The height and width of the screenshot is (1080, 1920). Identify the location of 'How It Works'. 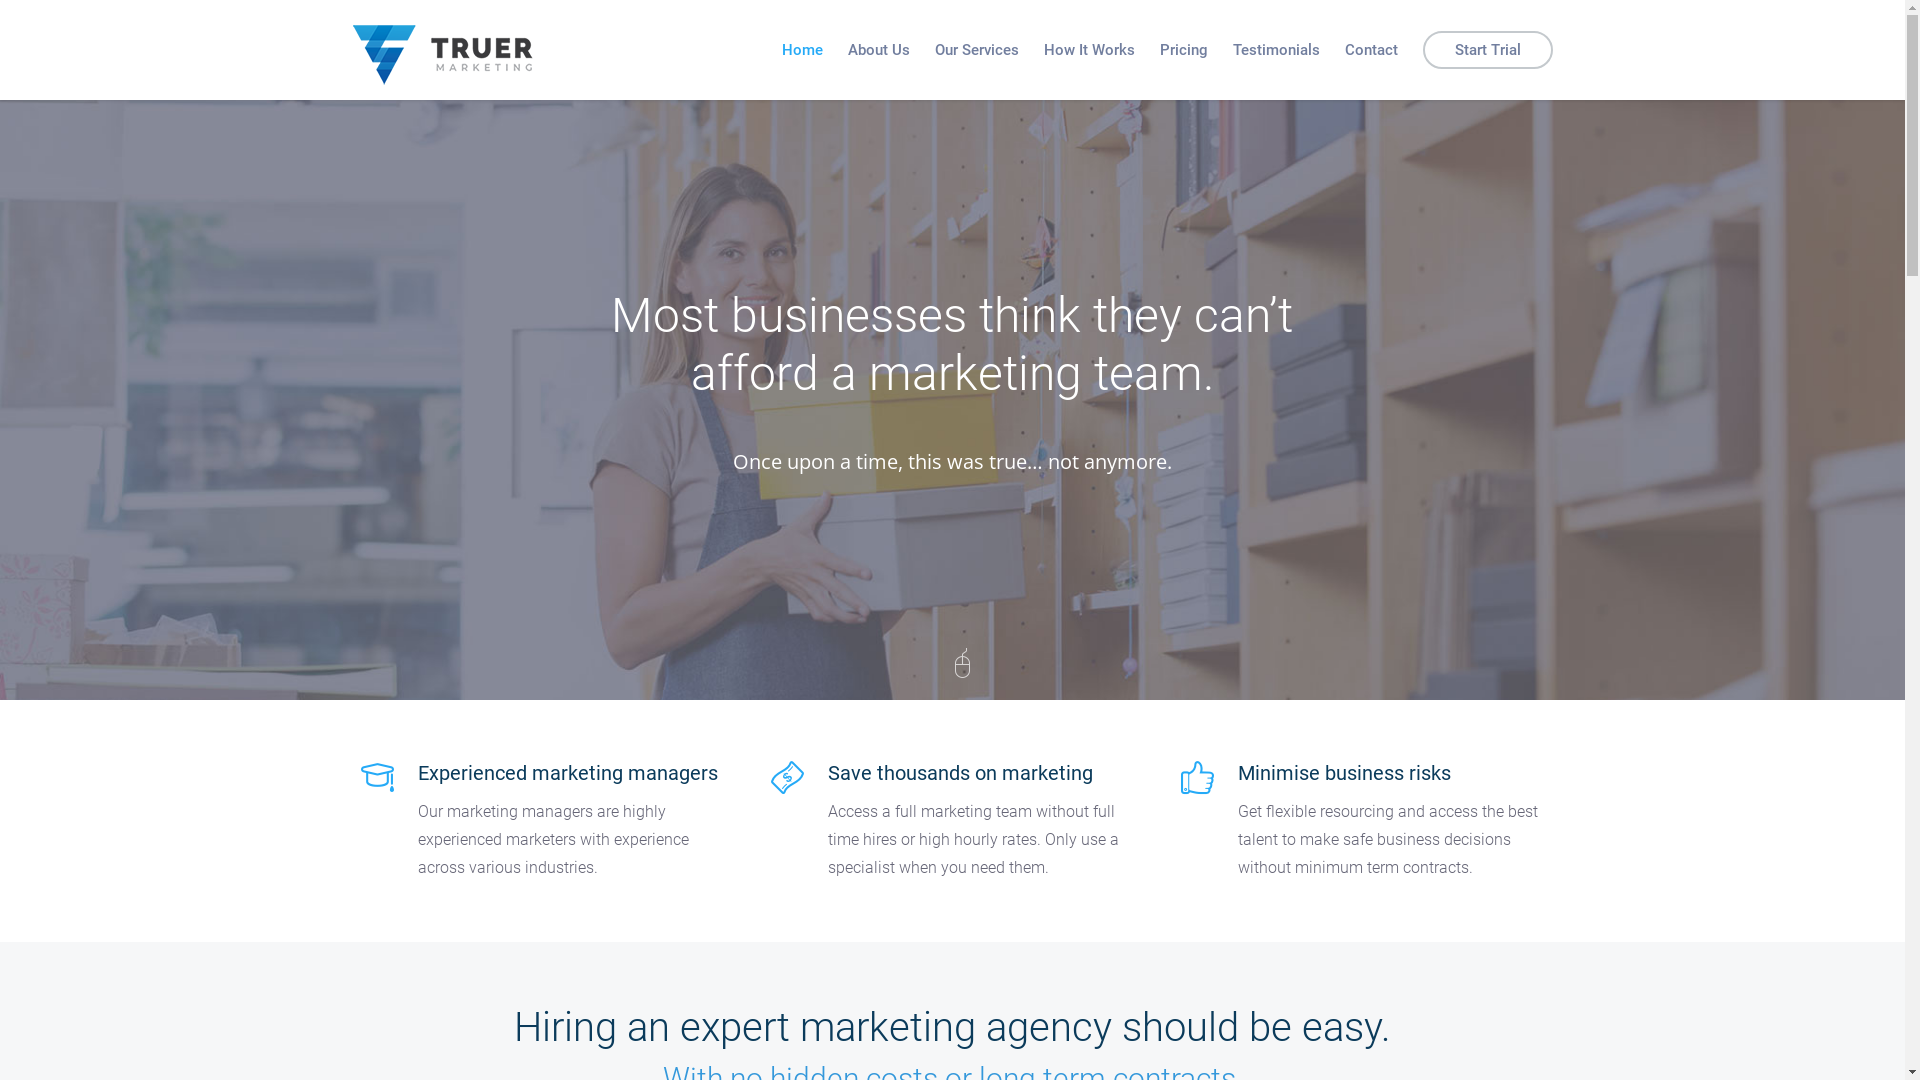
(1088, 49).